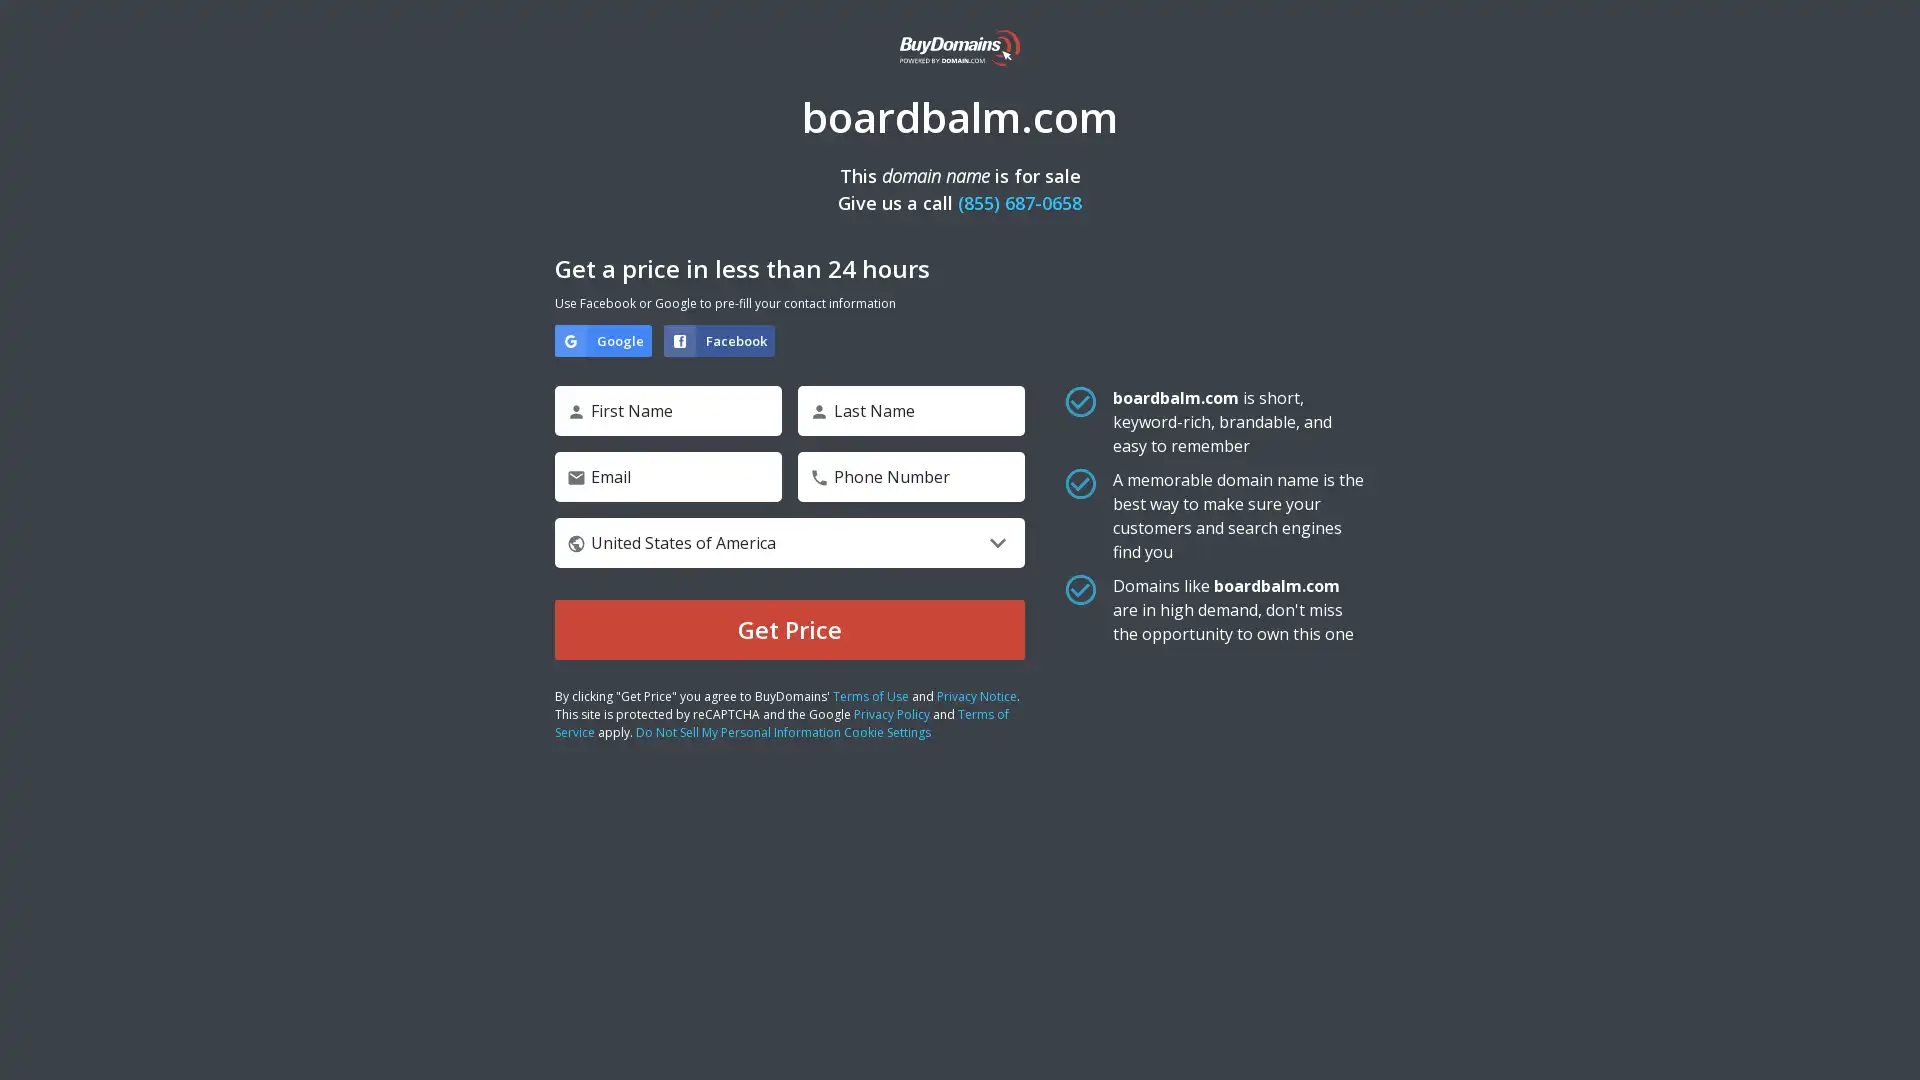  What do you see at coordinates (203, 948) in the screenshot?
I see `Got It` at bounding box center [203, 948].